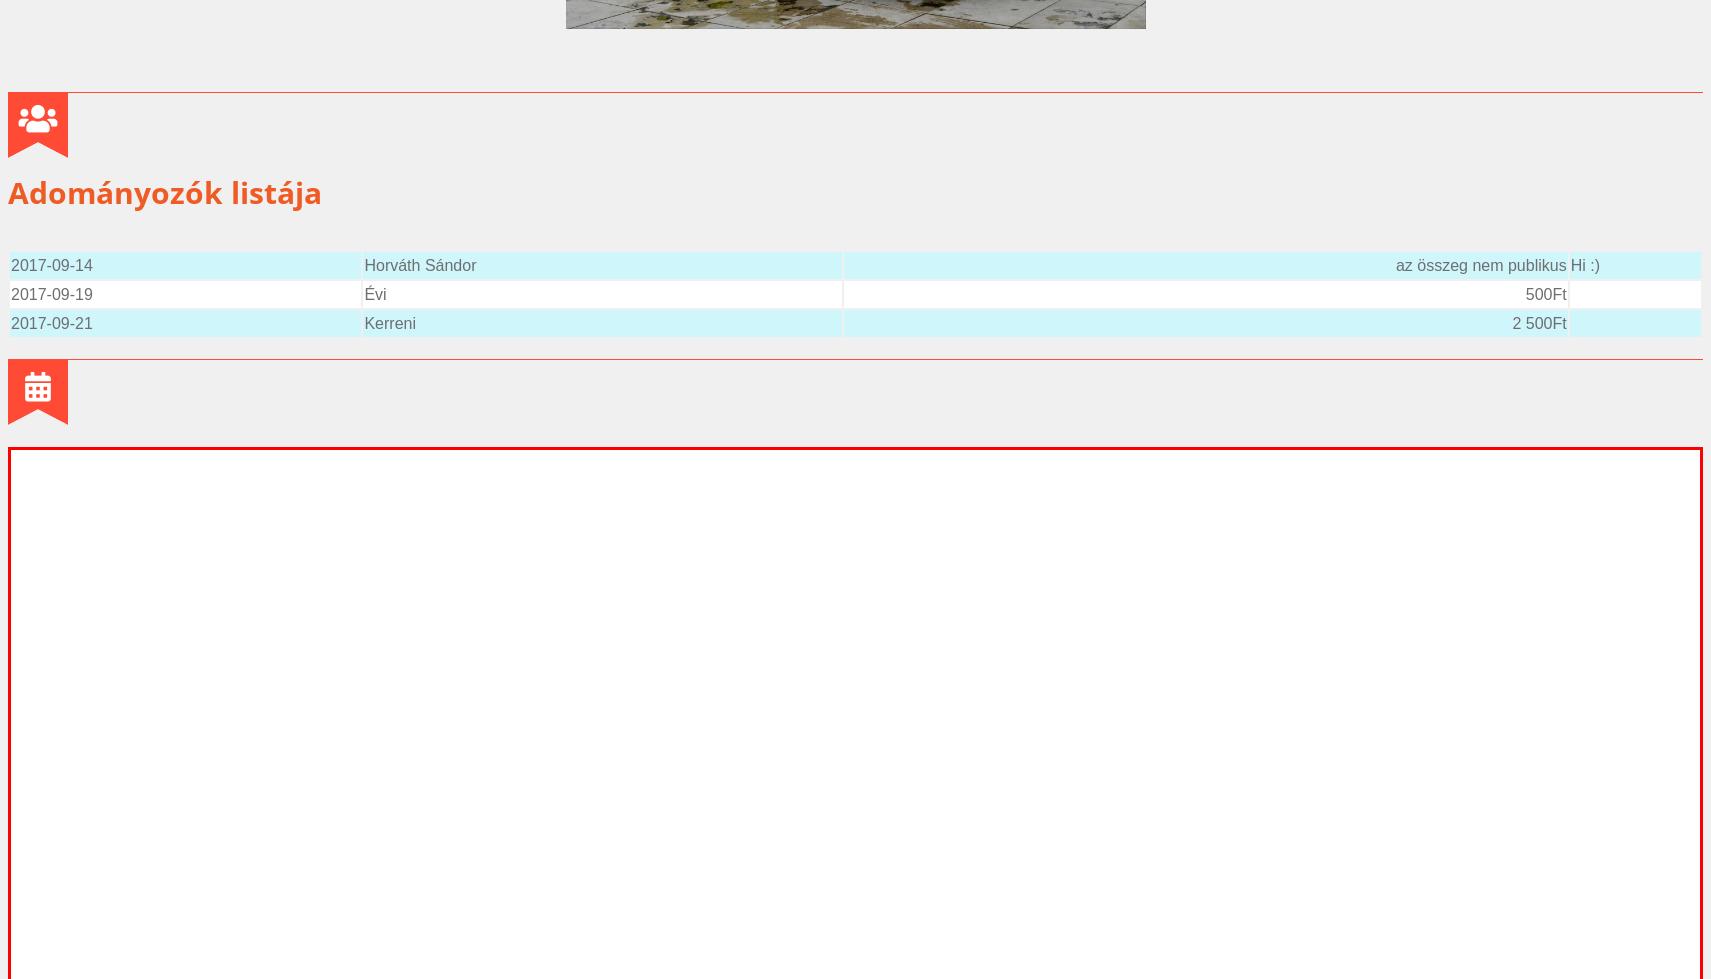 Image resolution: width=1711 pixels, height=979 pixels. I want to click on '2017-09-21', so click(50, 322).